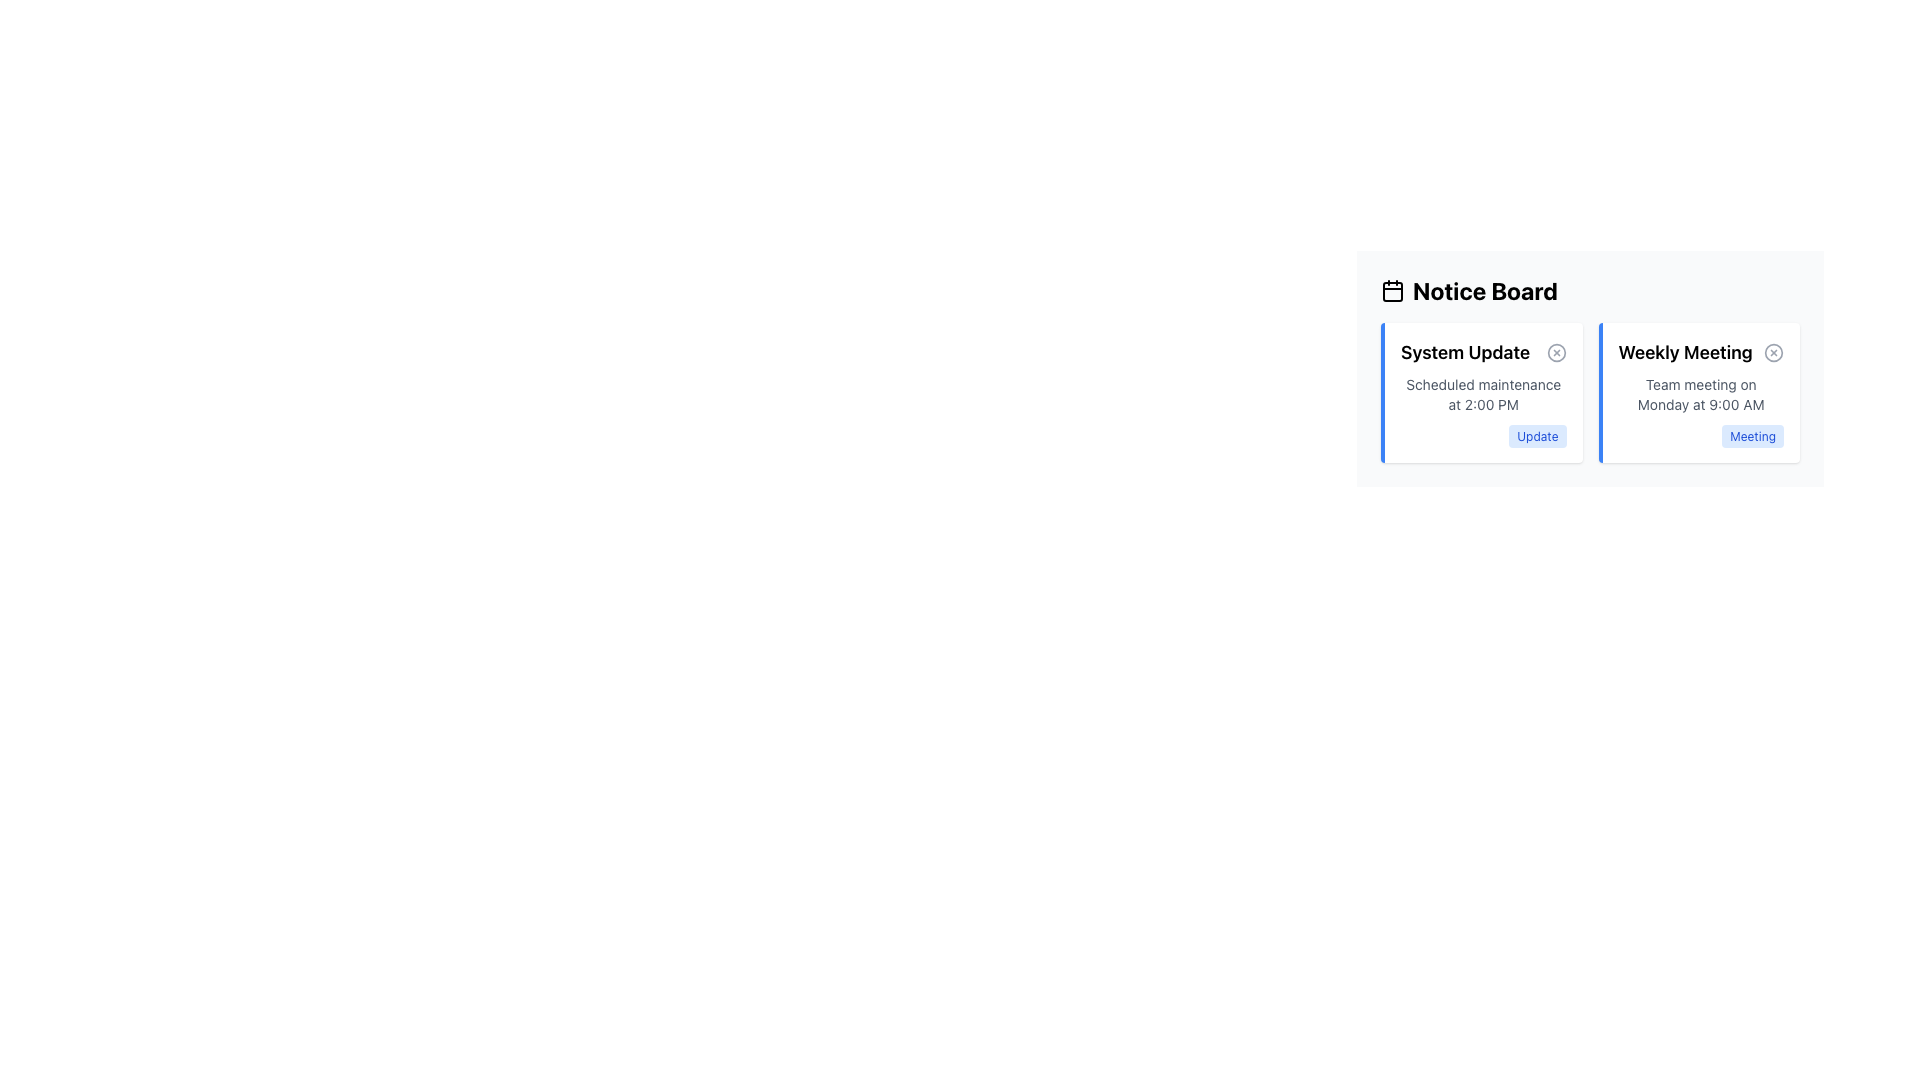  I want to click on the SVG circle icon used for cancellation or removal within the 'Weekly Meeting' card on the Notice Board section, so click(1774, 352).